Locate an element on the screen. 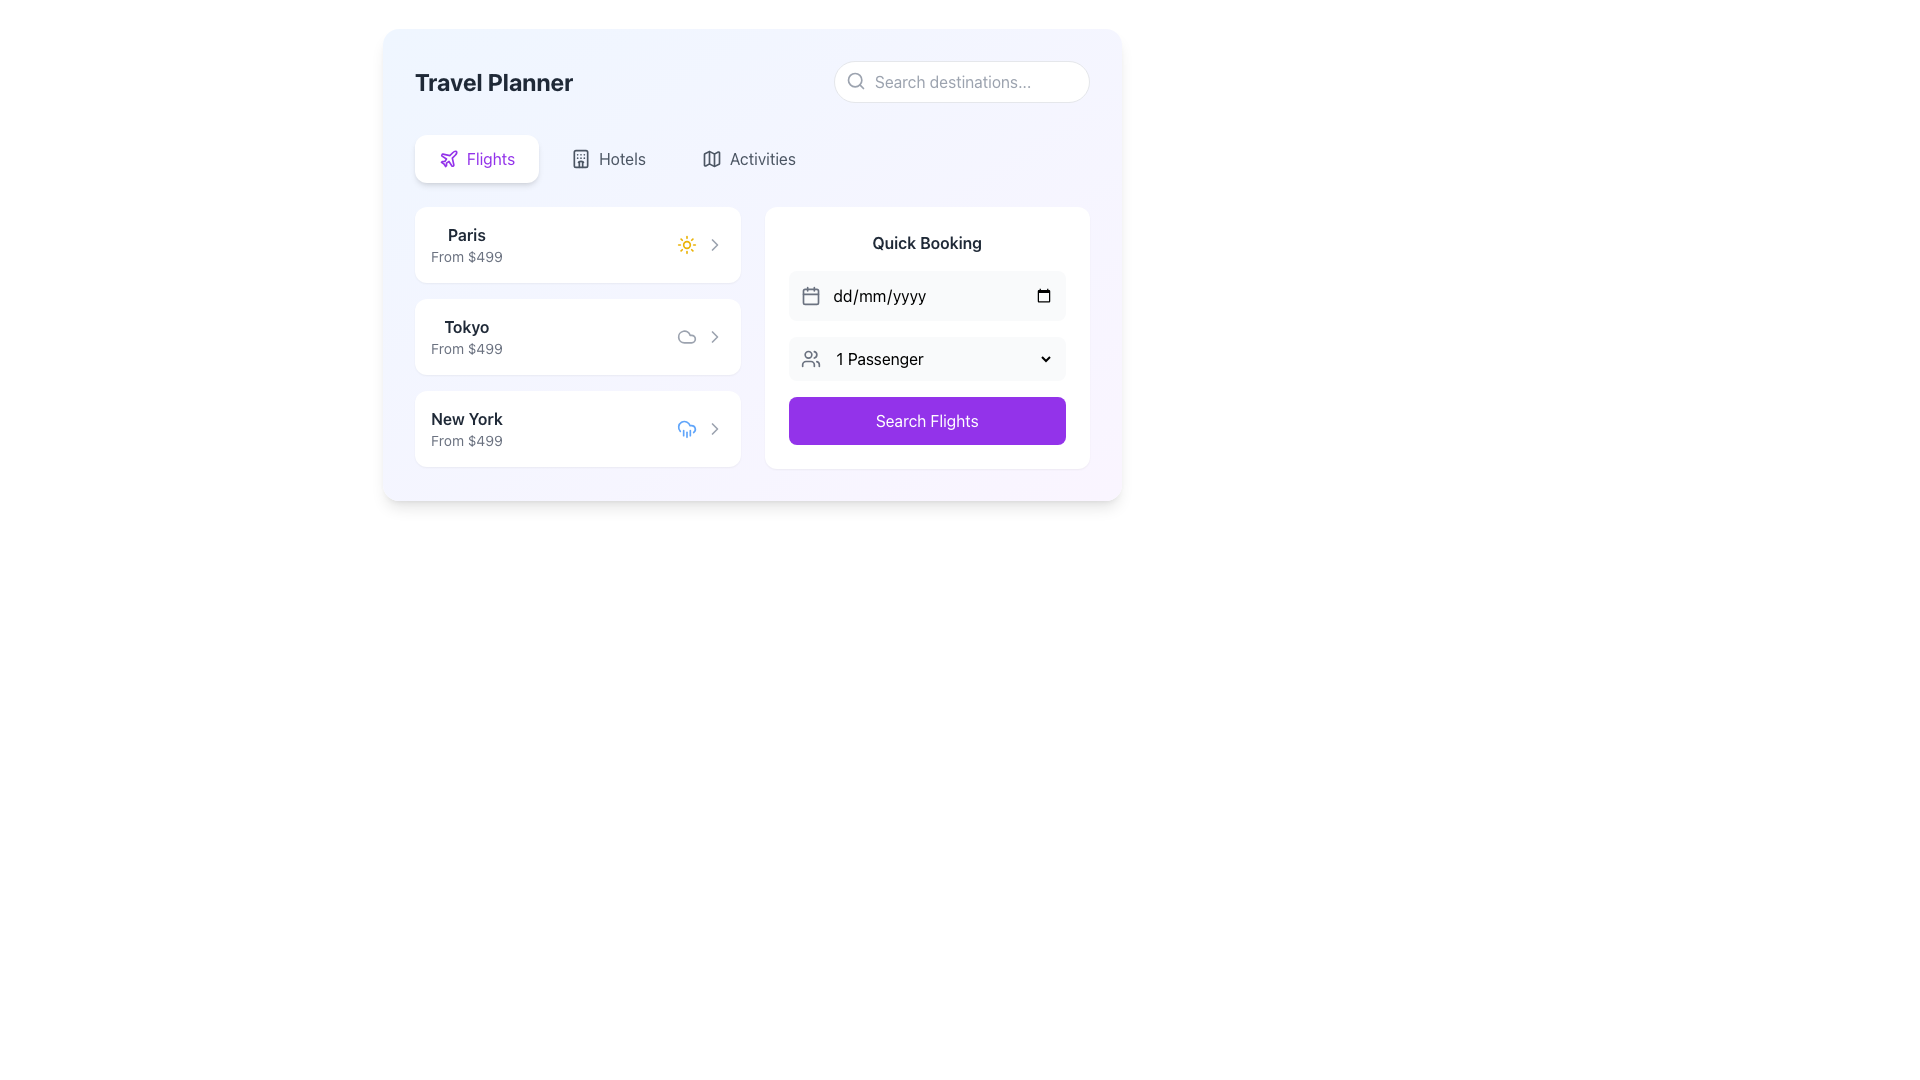 The image size is (1920, 1080). the 'Activities' button, which is the third and rightmost item in a horizontal group of options, displaying a map icon with a gray color scheme in a rounded rectangular design is located at coordinates (747, 157).